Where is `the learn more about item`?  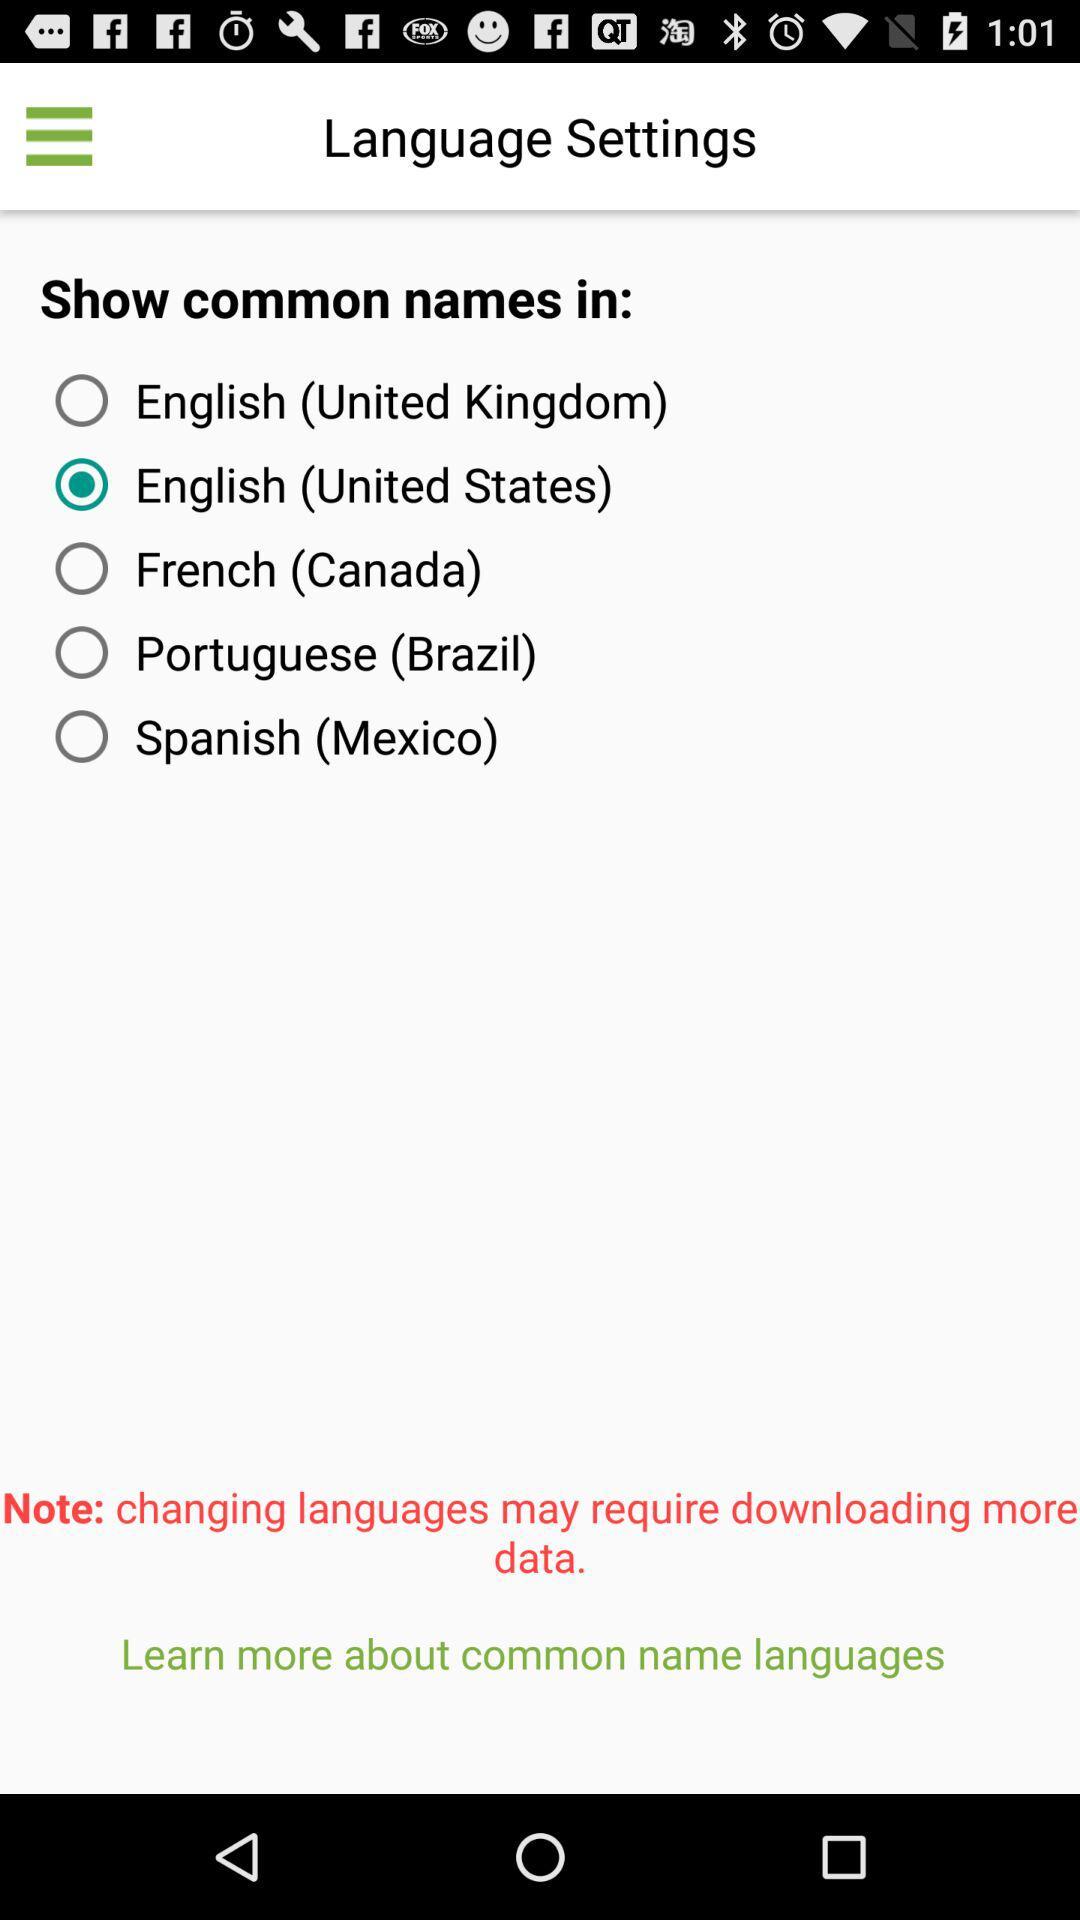
the learn more about item is located at coordinates (540, 1701).